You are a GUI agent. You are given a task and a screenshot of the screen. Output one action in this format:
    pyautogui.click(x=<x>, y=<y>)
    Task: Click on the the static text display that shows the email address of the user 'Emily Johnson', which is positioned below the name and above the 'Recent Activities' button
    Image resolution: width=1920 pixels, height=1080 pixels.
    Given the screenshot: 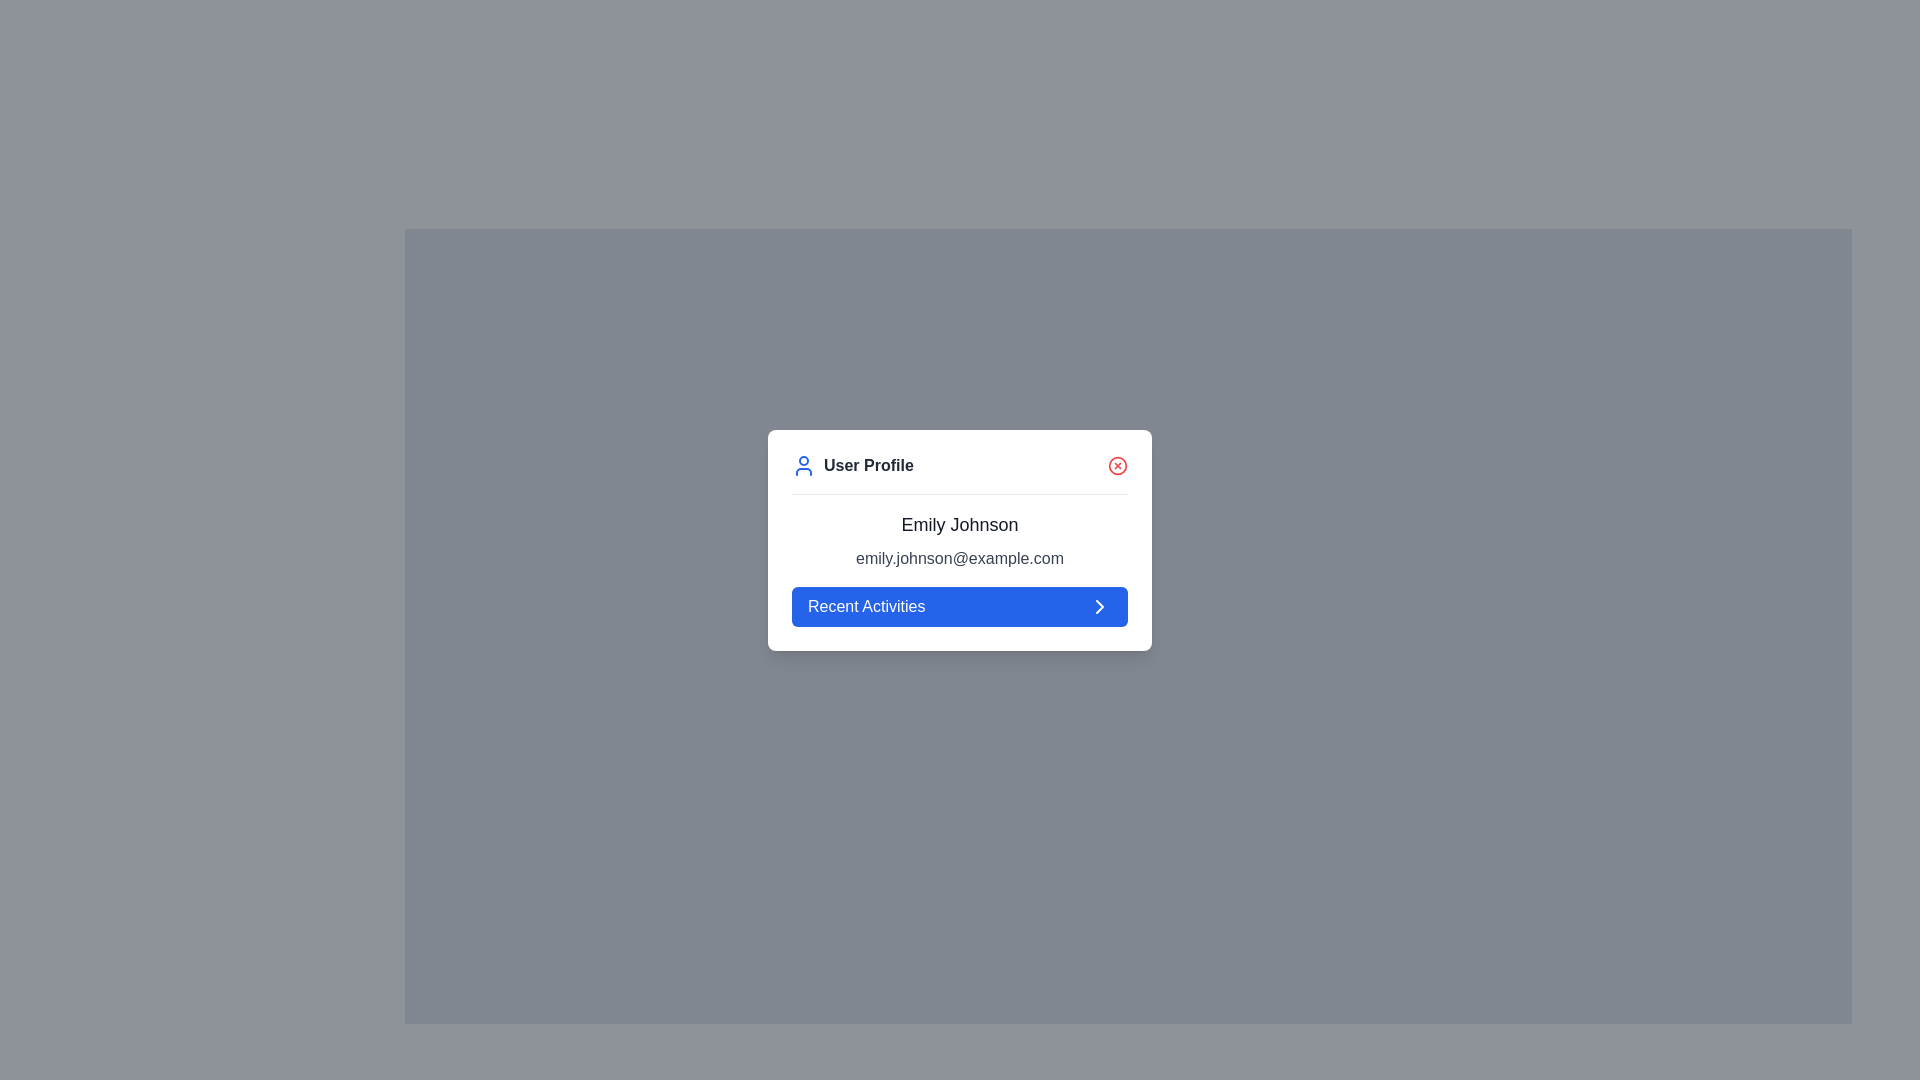 What is the action you would take?
    pyautogui.click(x=960, y=558)
    